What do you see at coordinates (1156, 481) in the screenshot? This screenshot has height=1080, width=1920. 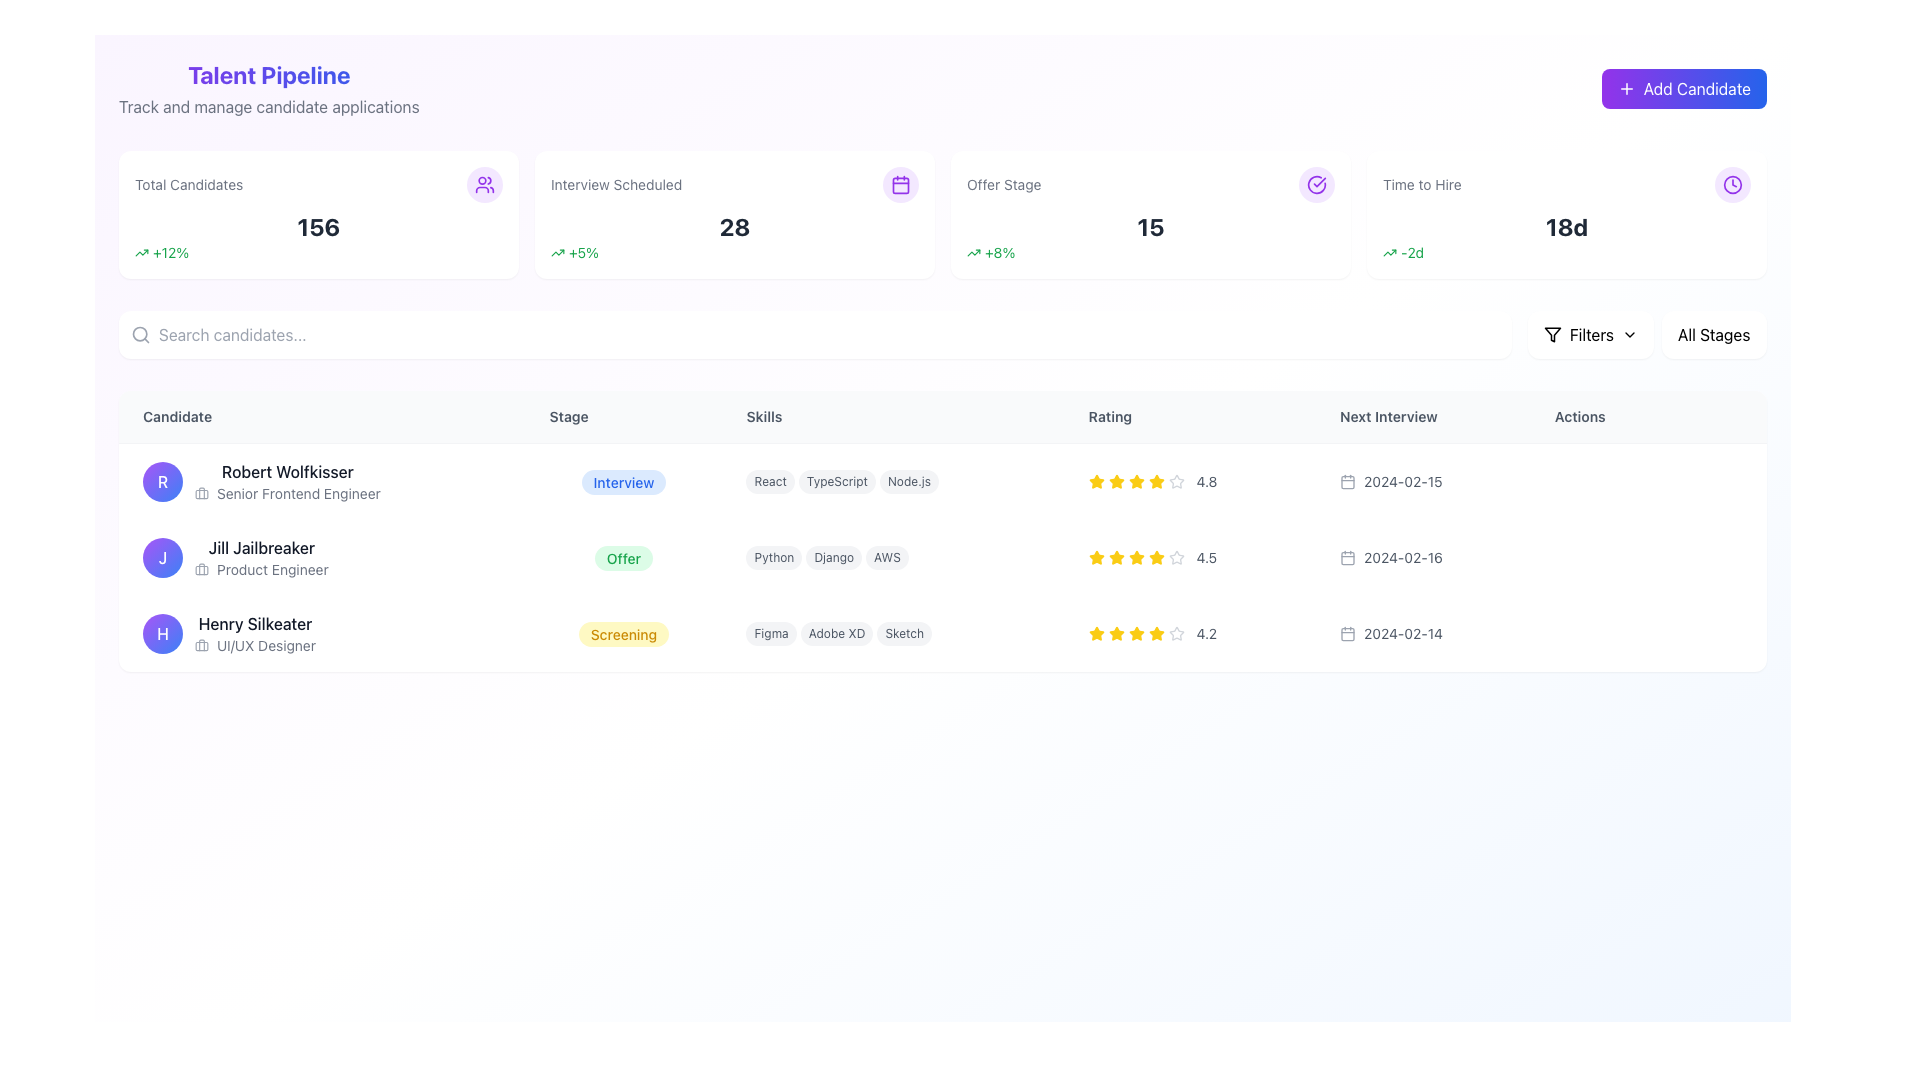 I see `the fifth star-shaped yellow icon in the 'Rating' column associated with Robert Wolfkisser to potentially modify its state` at bounding box center [1156, 481].